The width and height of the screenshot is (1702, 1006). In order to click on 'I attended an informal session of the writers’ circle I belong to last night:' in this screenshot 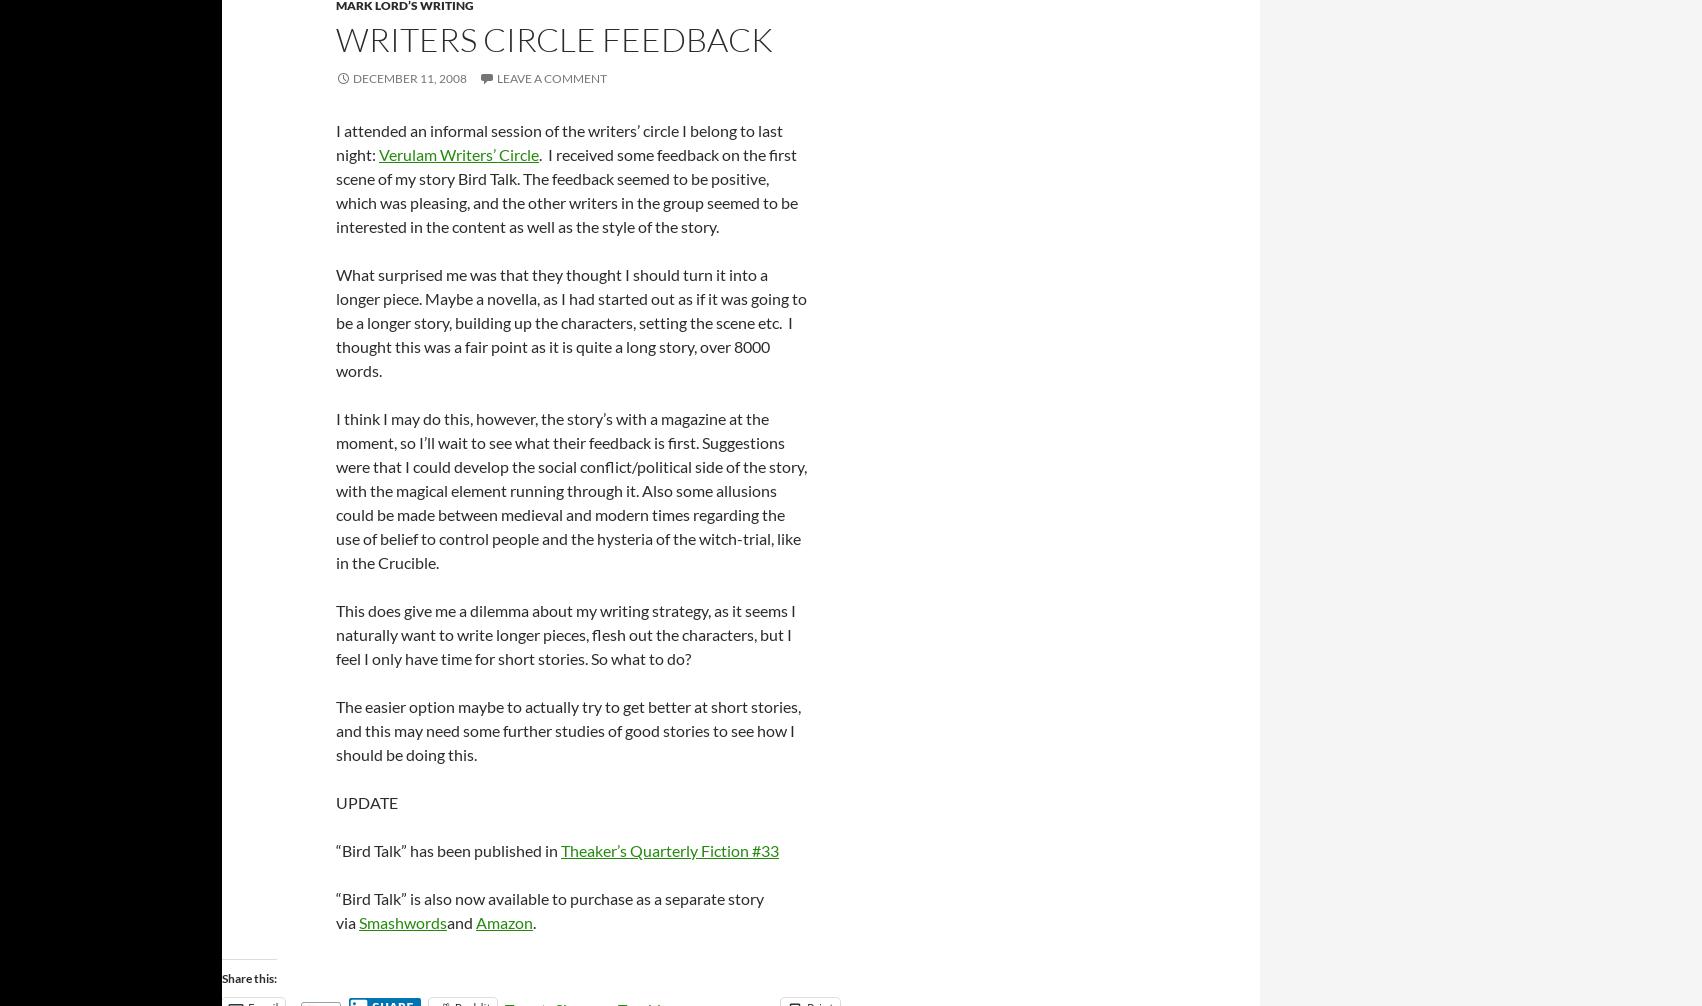, I will do `click(558, 141)`.